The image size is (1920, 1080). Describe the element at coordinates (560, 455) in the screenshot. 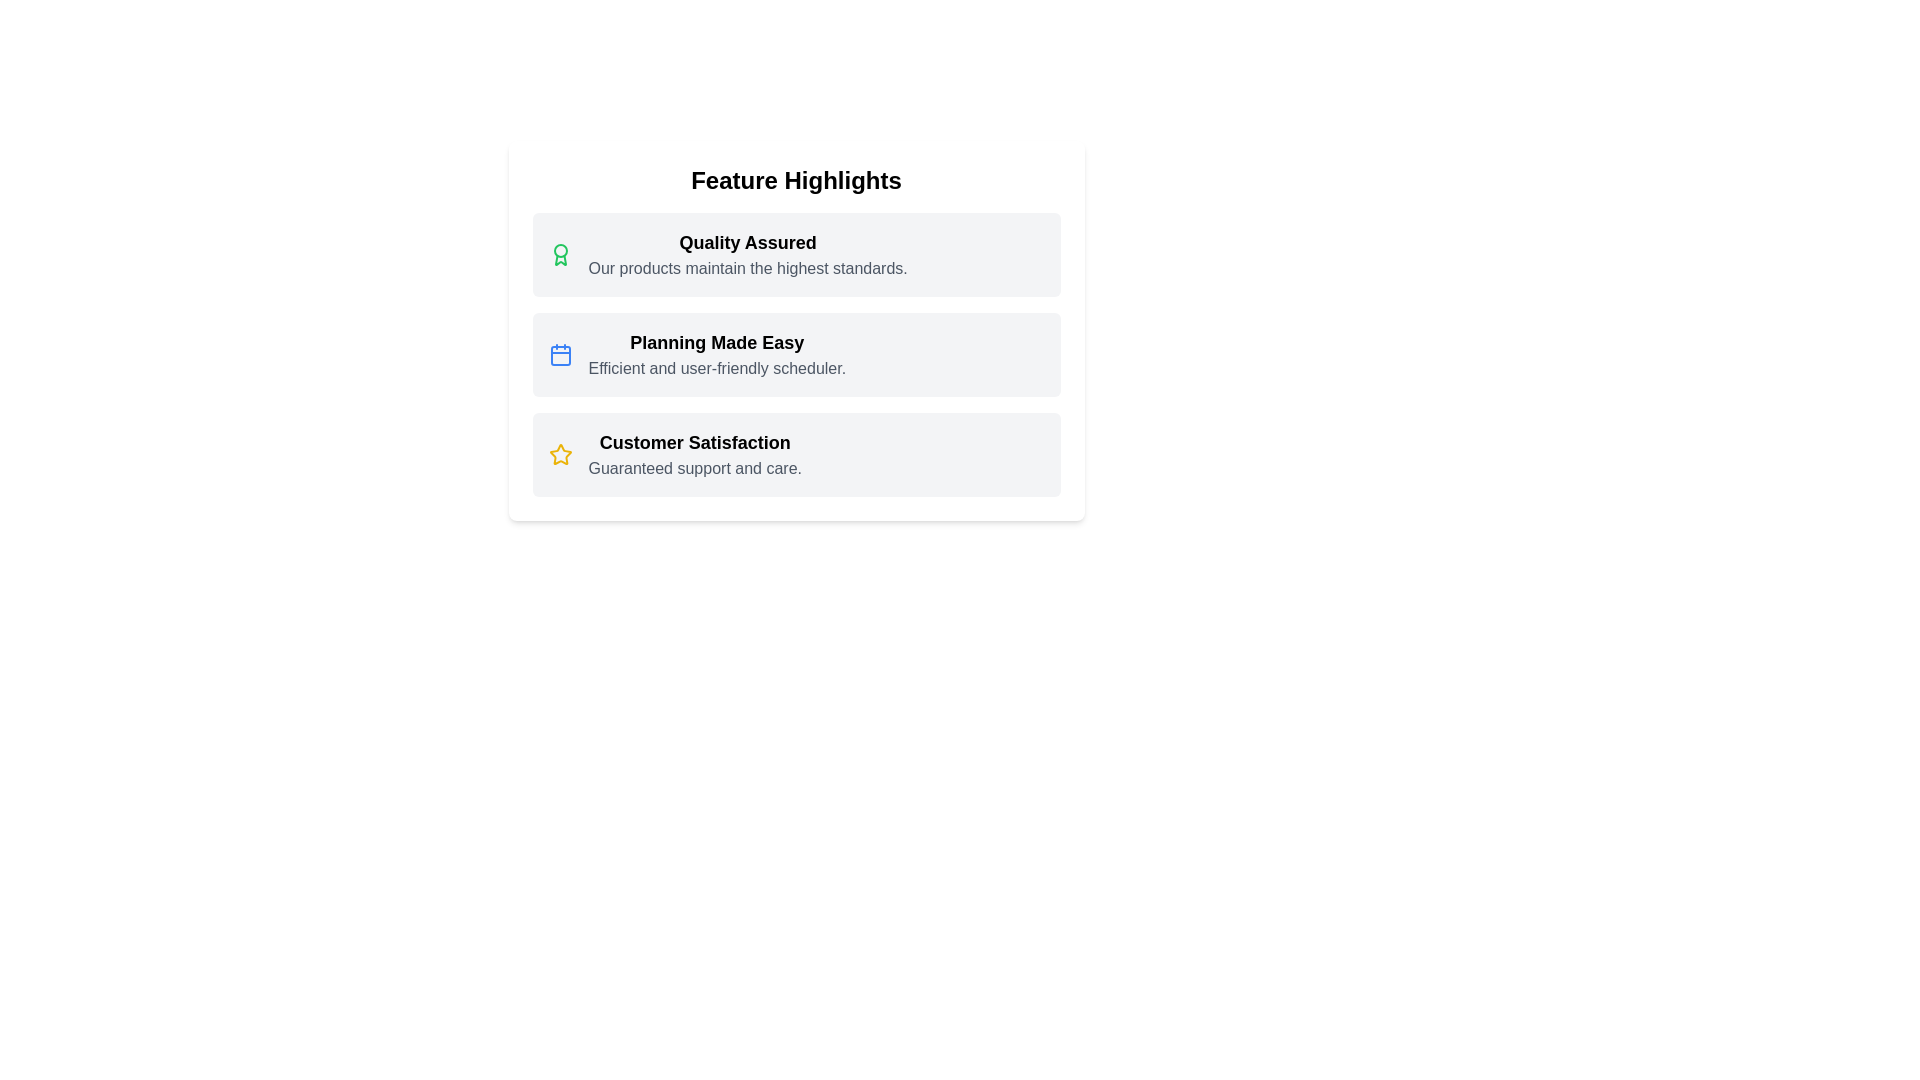

I see `the yellow star icon located to the left of the 'Customer Satisfaction' heading in the third row of the 'Feature Highlights' section` at that location.